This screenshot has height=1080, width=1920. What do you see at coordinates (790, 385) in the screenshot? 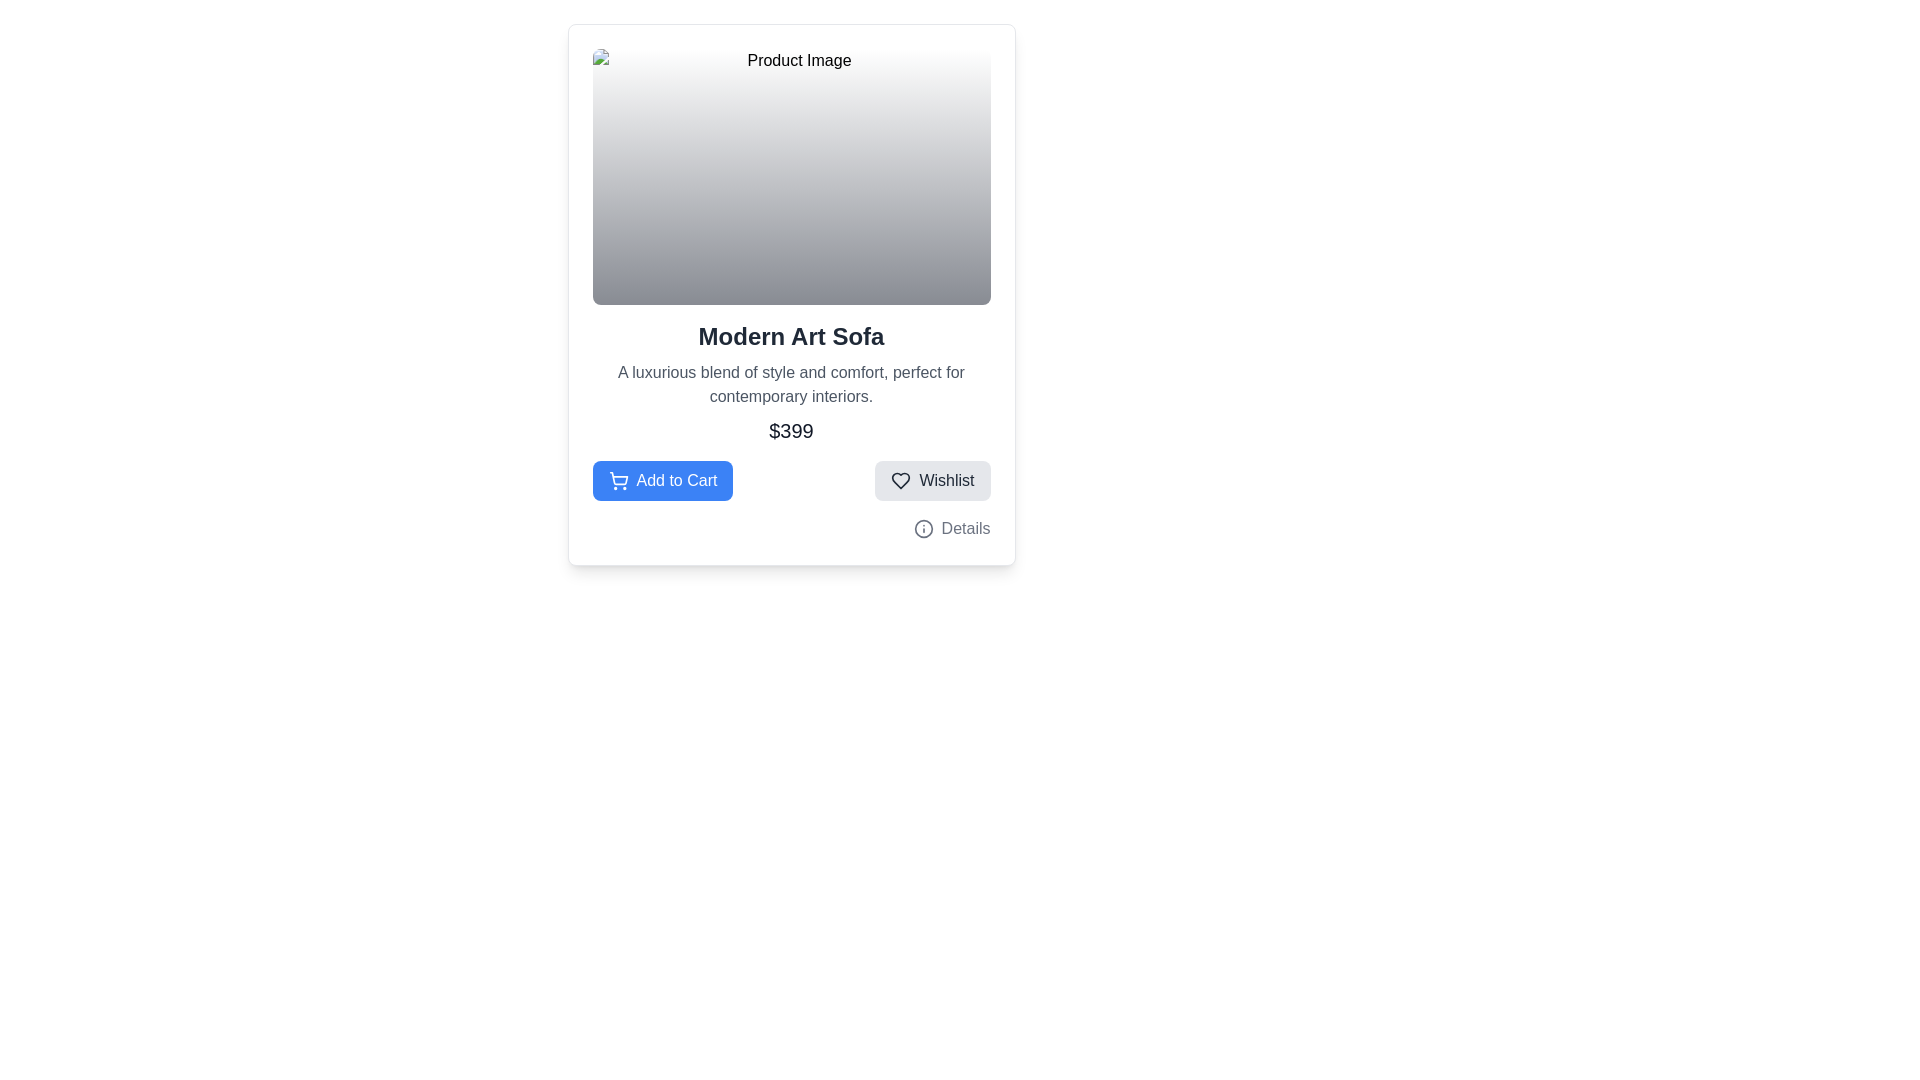
I see `the text block with gray-colored font that reads 'A luxurious blend of style and comfort, perfect for contemporary interiors.', located below the title 'Modern Art Sofa' and above the price '$399'` at bounding box center [790, 385].